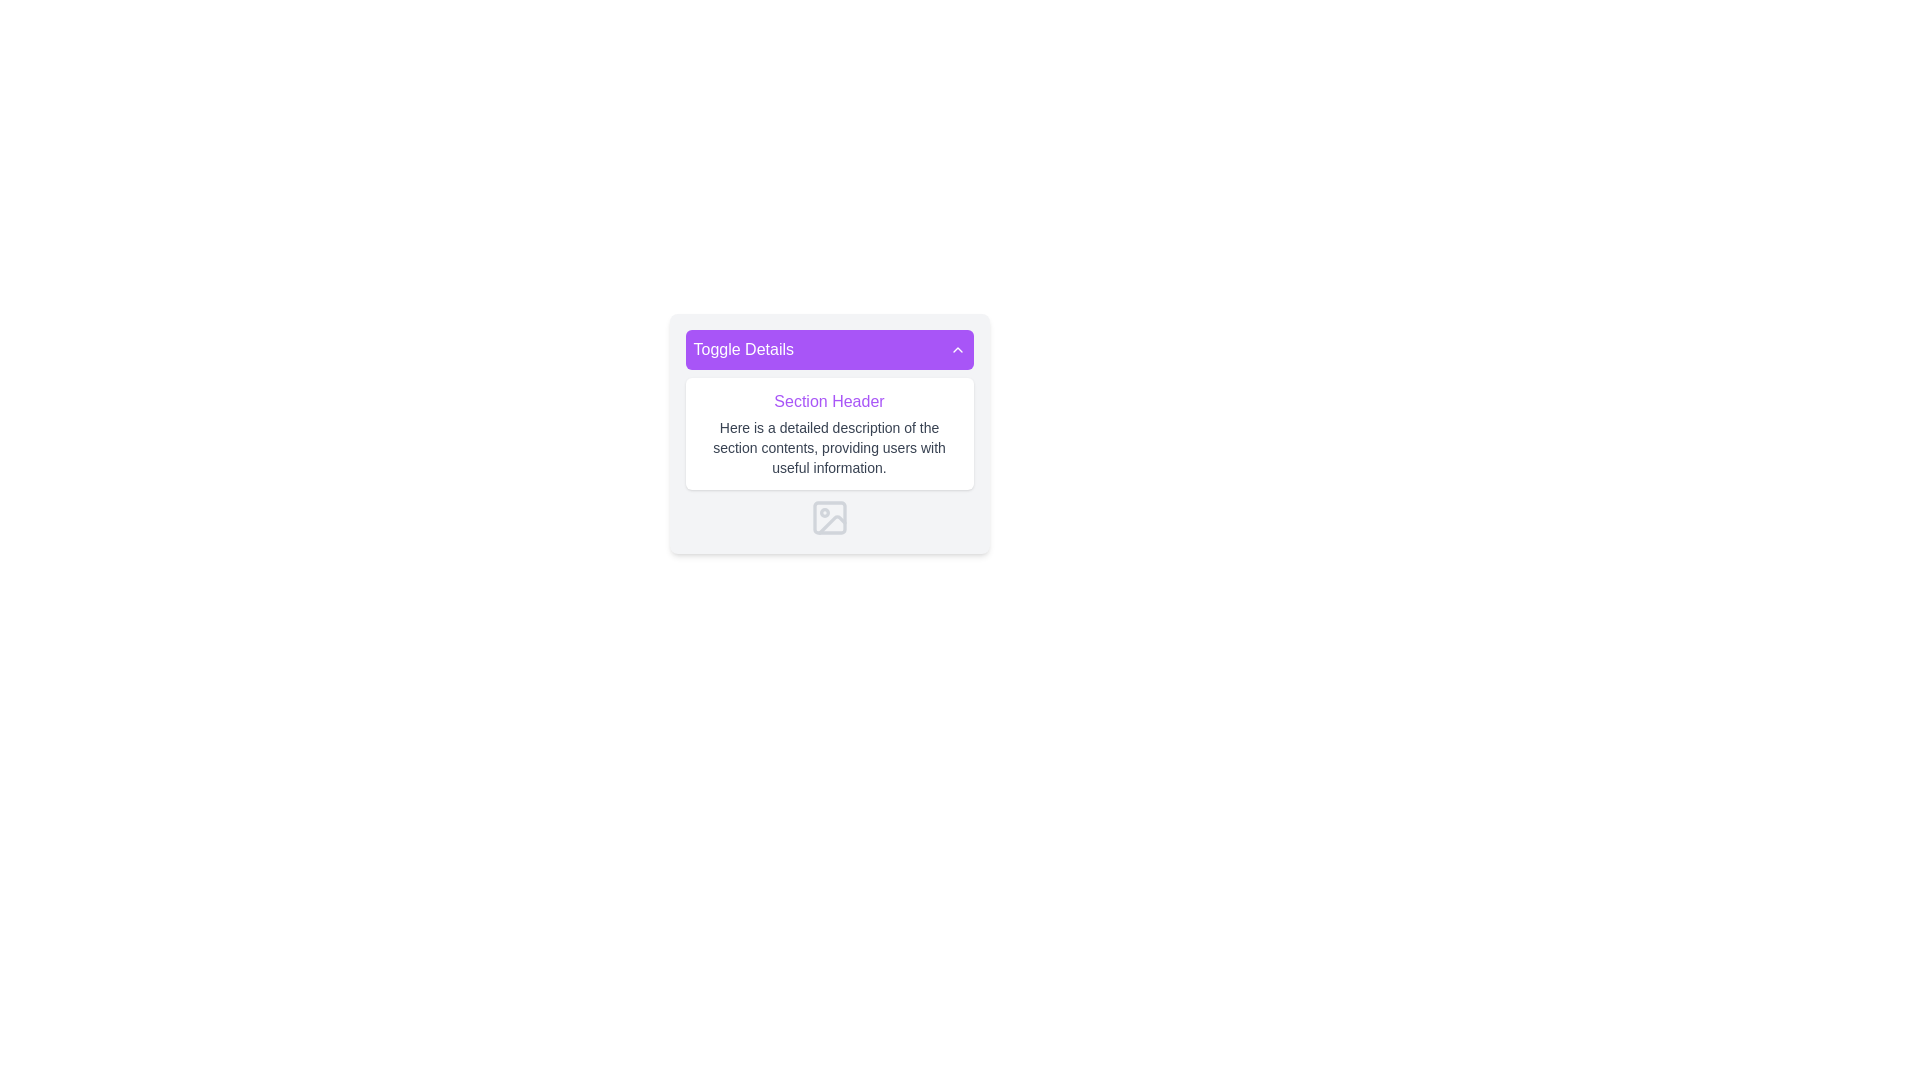 The height and width of the screenshot is (1080, 1920). What do you see at coordinates (829, 458) in the screenshot?
I see `the text block that contains a heading and a paragraph, which is located beneath the purple toggle button labeled 'Toggle Details'` at bounding box center [829, 458].